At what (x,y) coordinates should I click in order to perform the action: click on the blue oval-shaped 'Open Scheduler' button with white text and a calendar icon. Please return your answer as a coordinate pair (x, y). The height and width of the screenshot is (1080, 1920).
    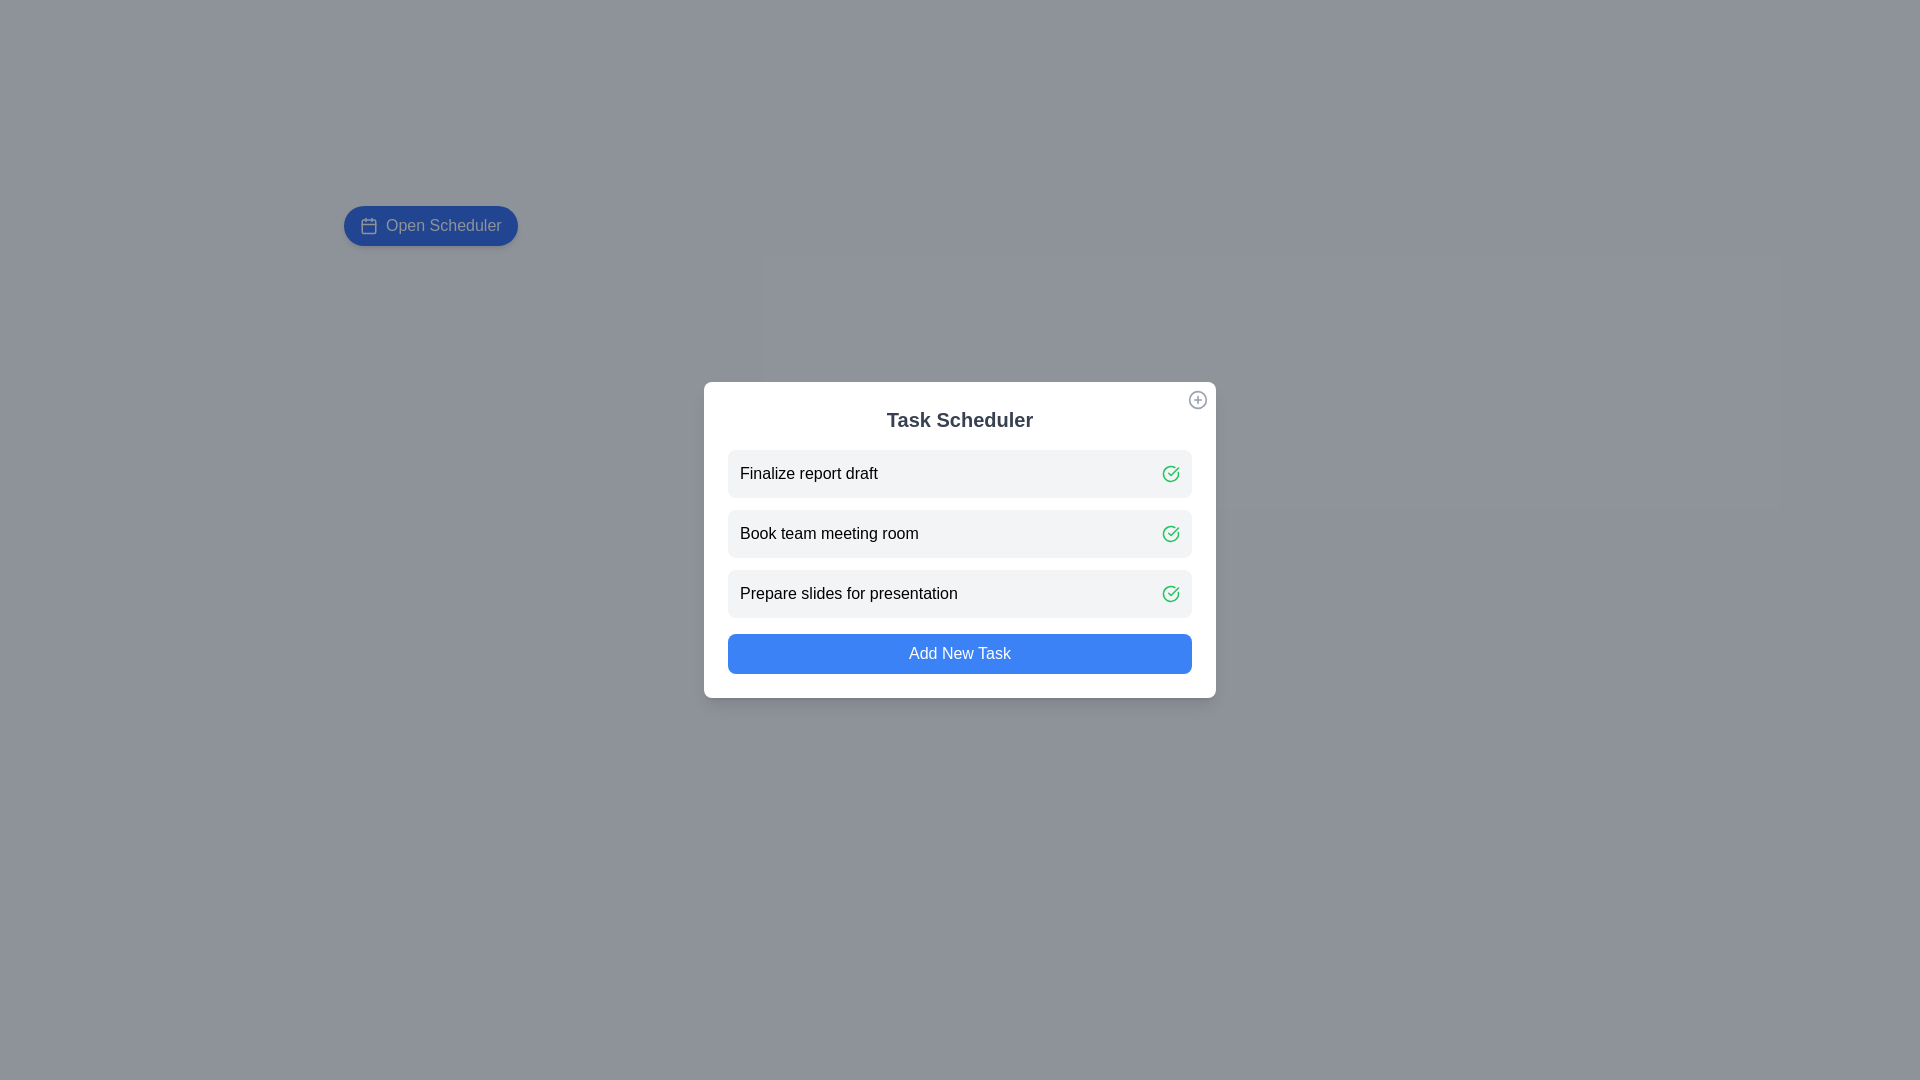
    Looking at the image, I should click on (429, 225).